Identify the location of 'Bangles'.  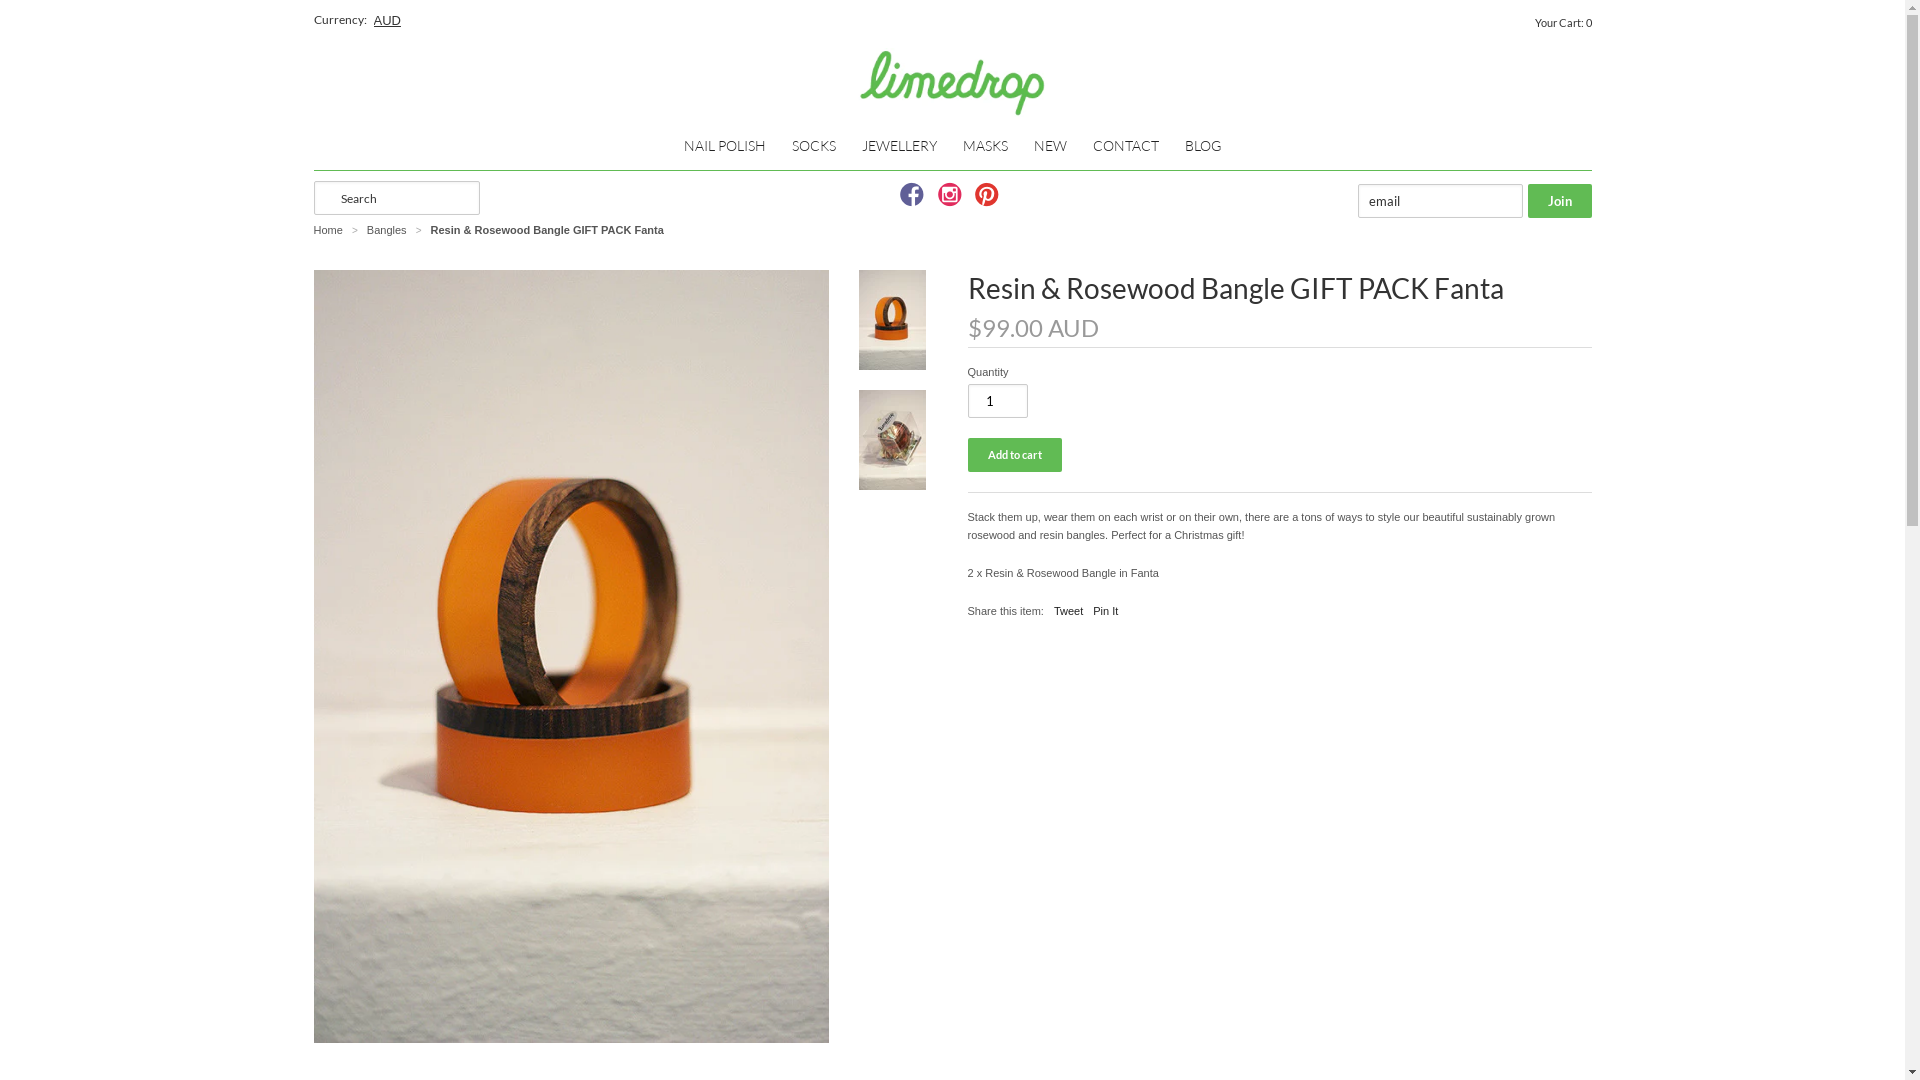
(388, 229).